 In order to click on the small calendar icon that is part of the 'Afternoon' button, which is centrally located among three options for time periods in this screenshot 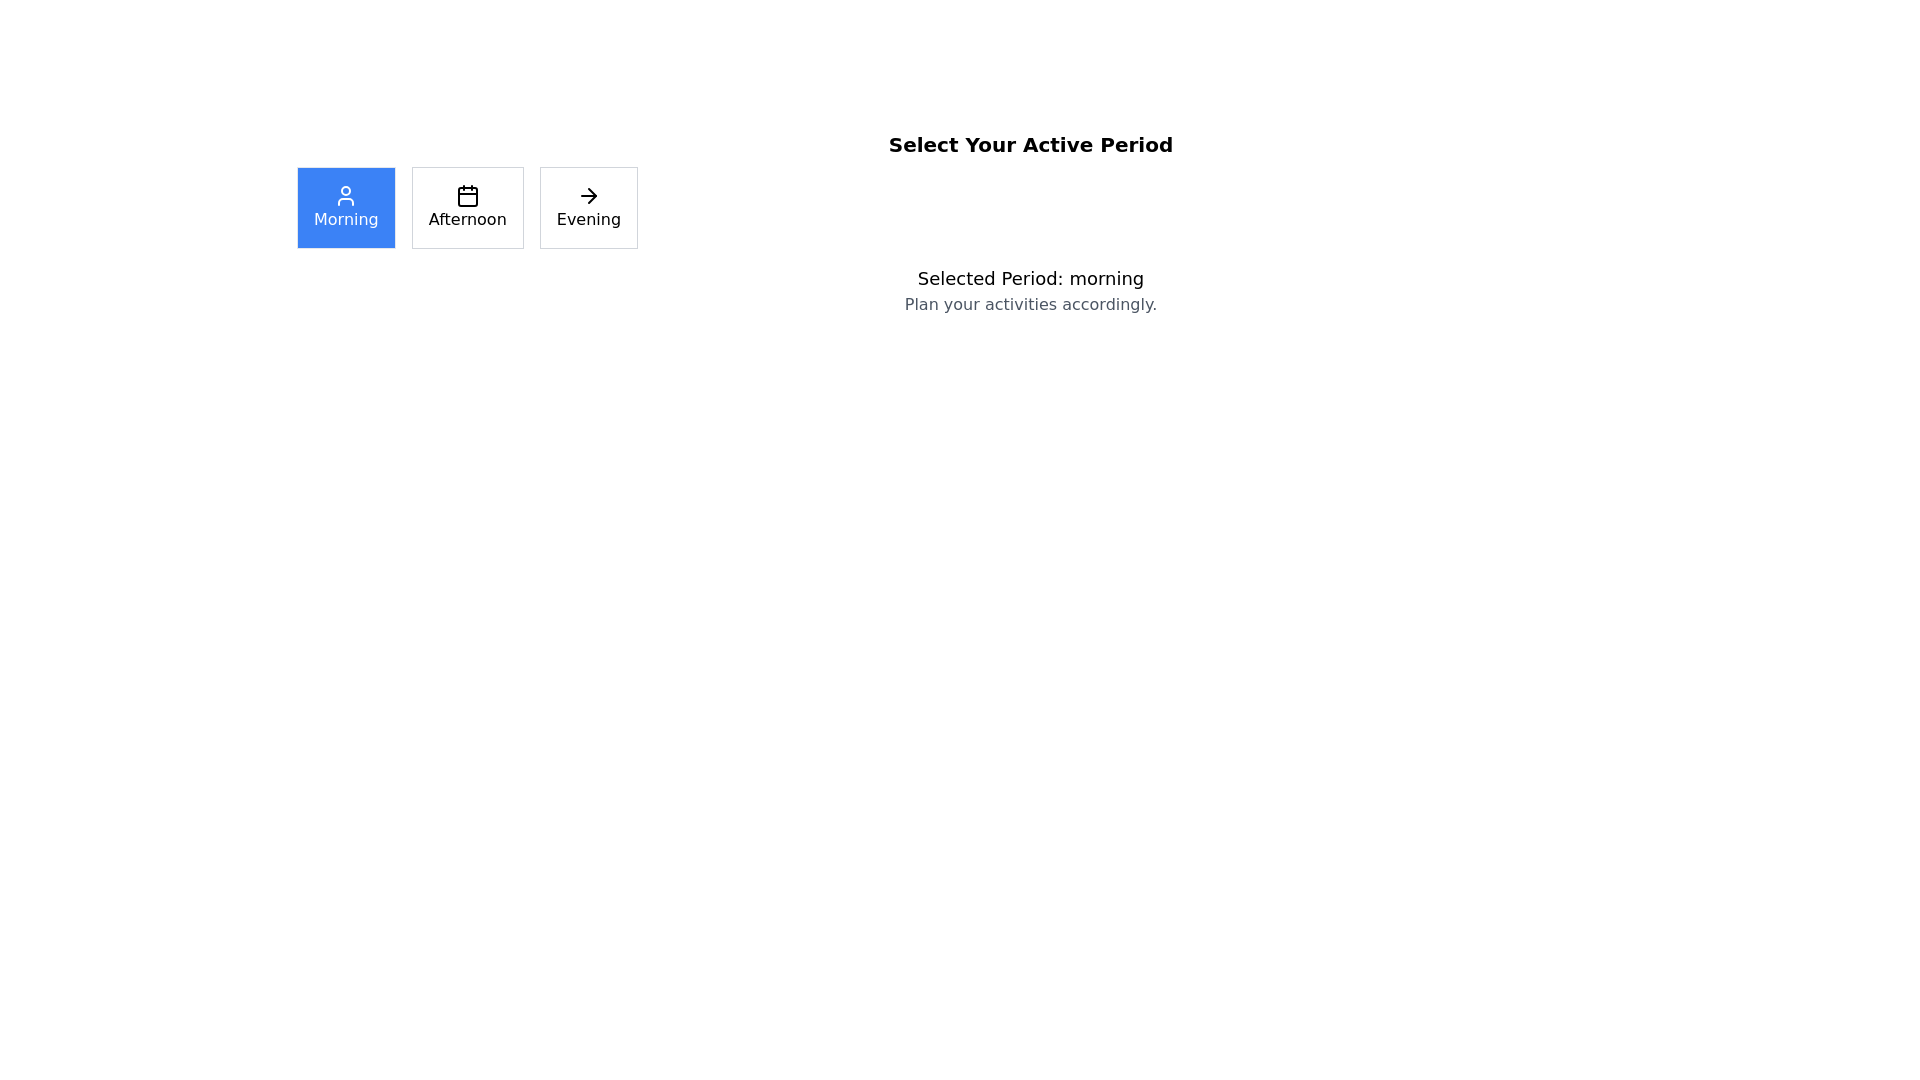, I will do `click(466, 196)`.